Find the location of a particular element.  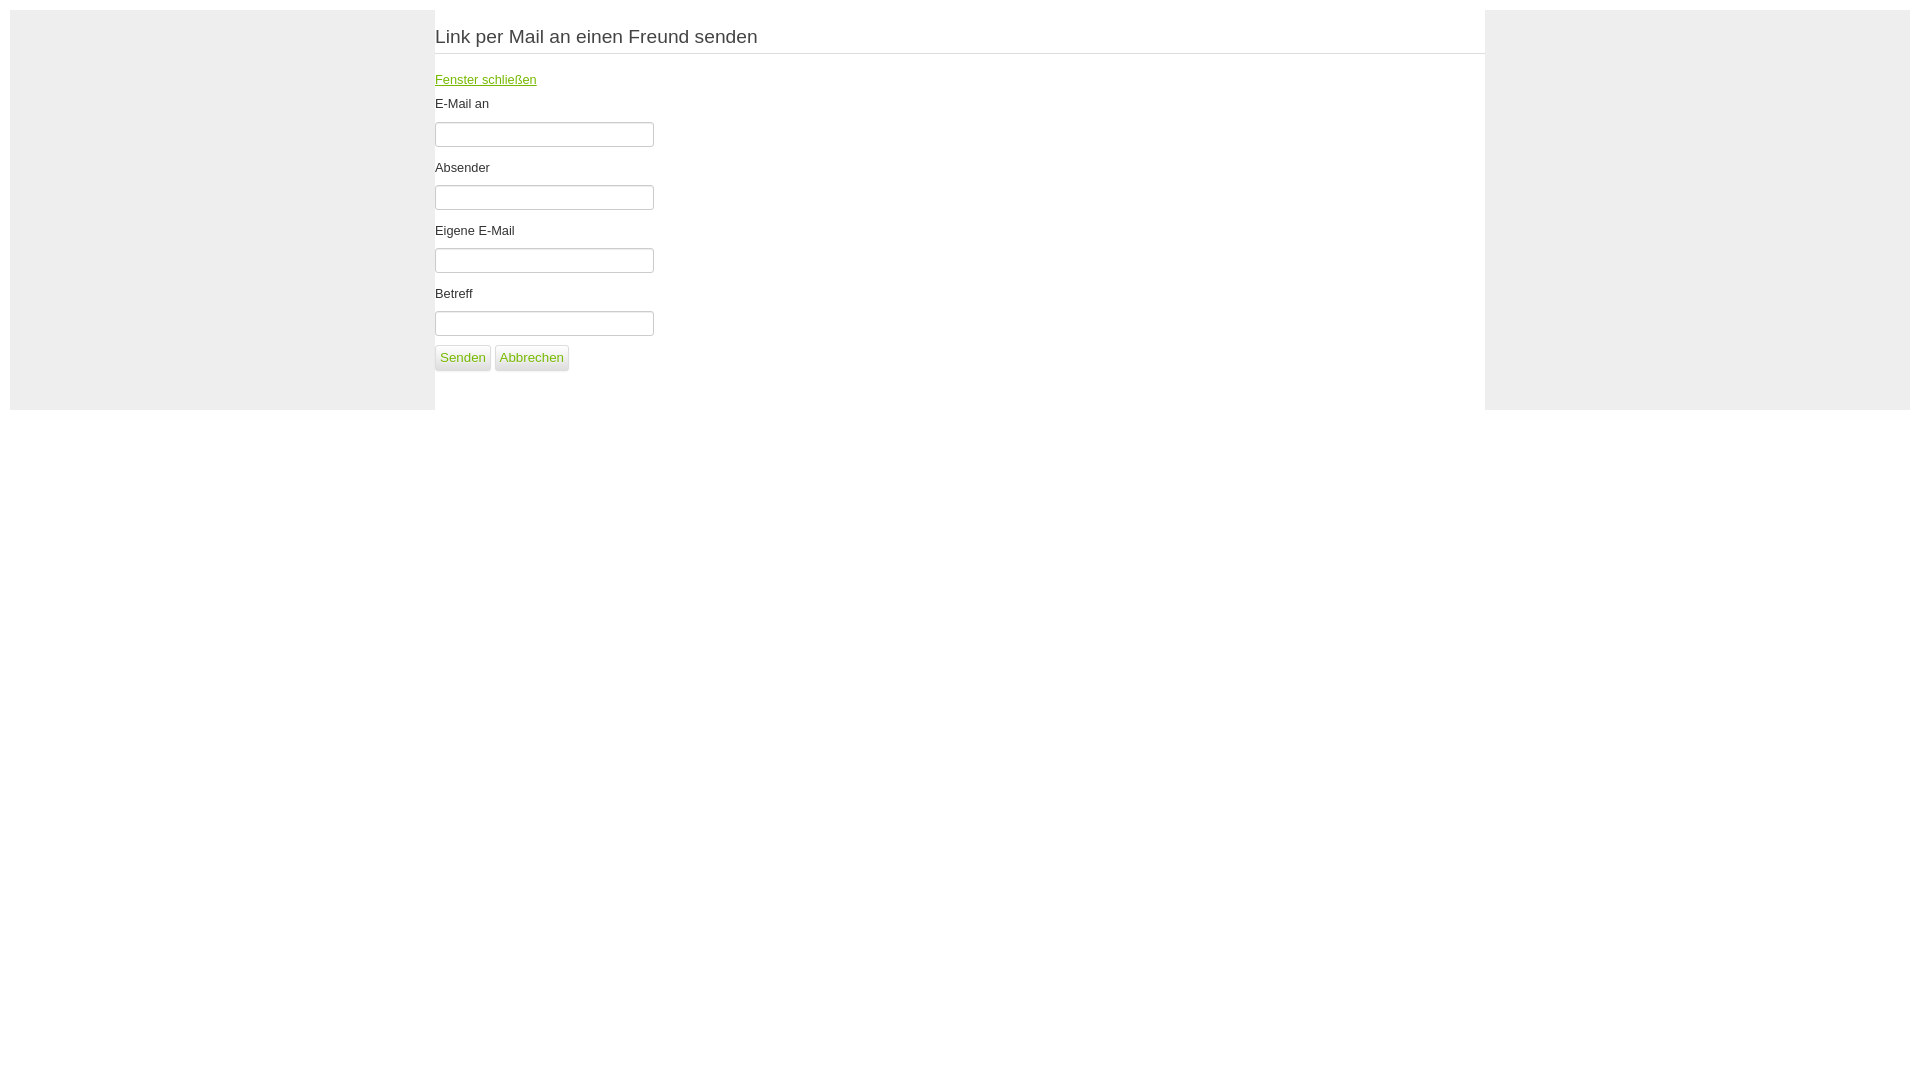

'Senden' is located at coordinates (461, 357).